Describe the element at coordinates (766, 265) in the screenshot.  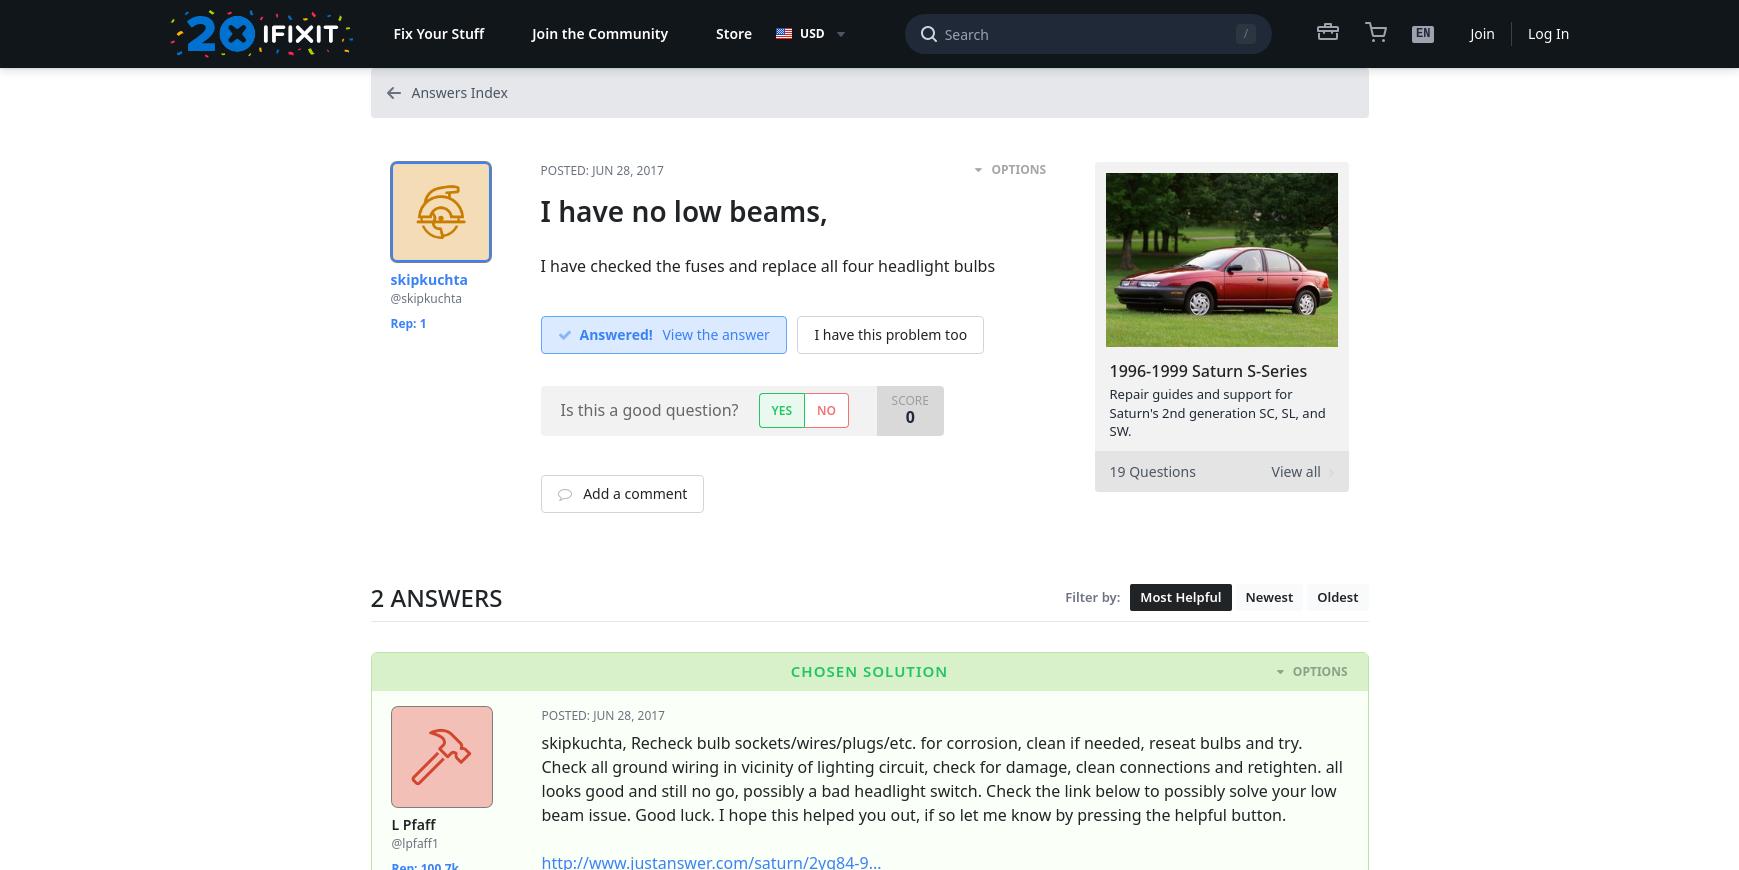
I see `'I have checked the fuses and replace all four headlight bulbs'` at that location.